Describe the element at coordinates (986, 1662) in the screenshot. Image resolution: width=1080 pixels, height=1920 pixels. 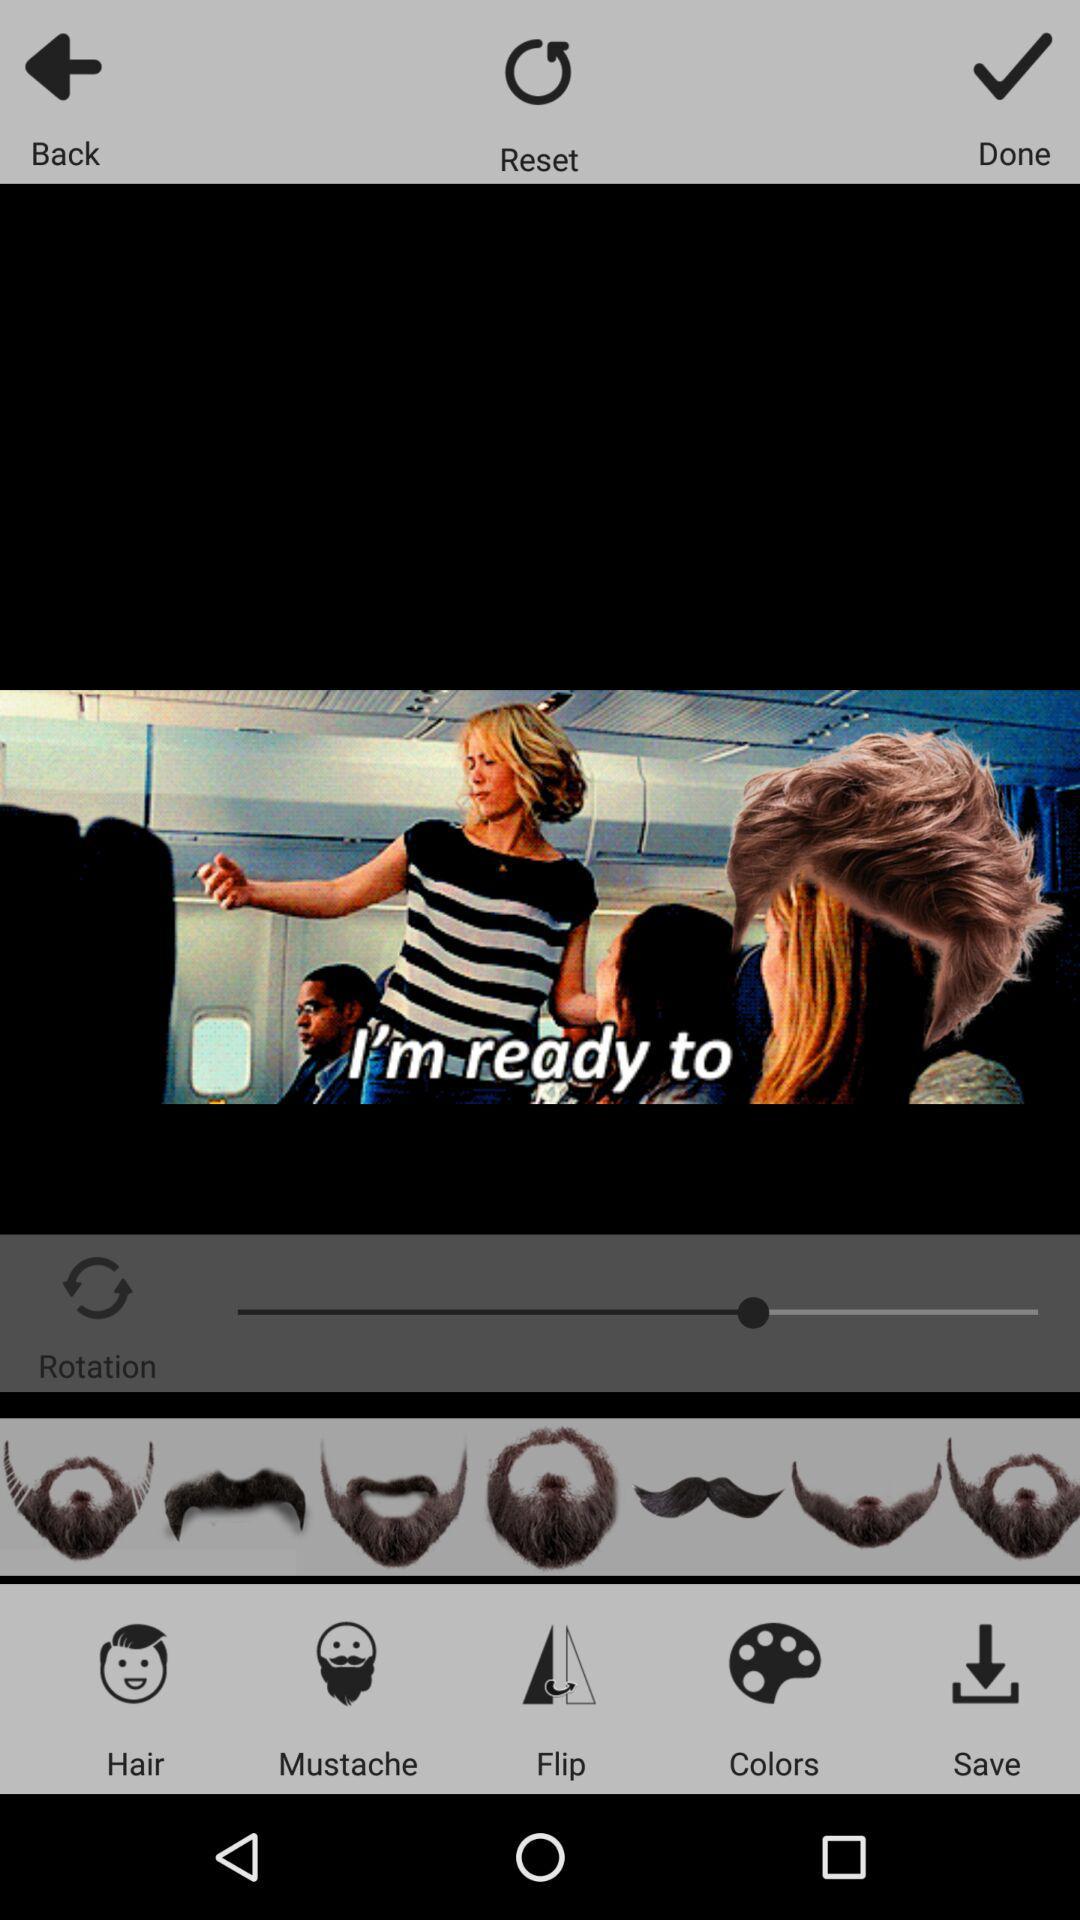
I see `the item above the save app` at that location.